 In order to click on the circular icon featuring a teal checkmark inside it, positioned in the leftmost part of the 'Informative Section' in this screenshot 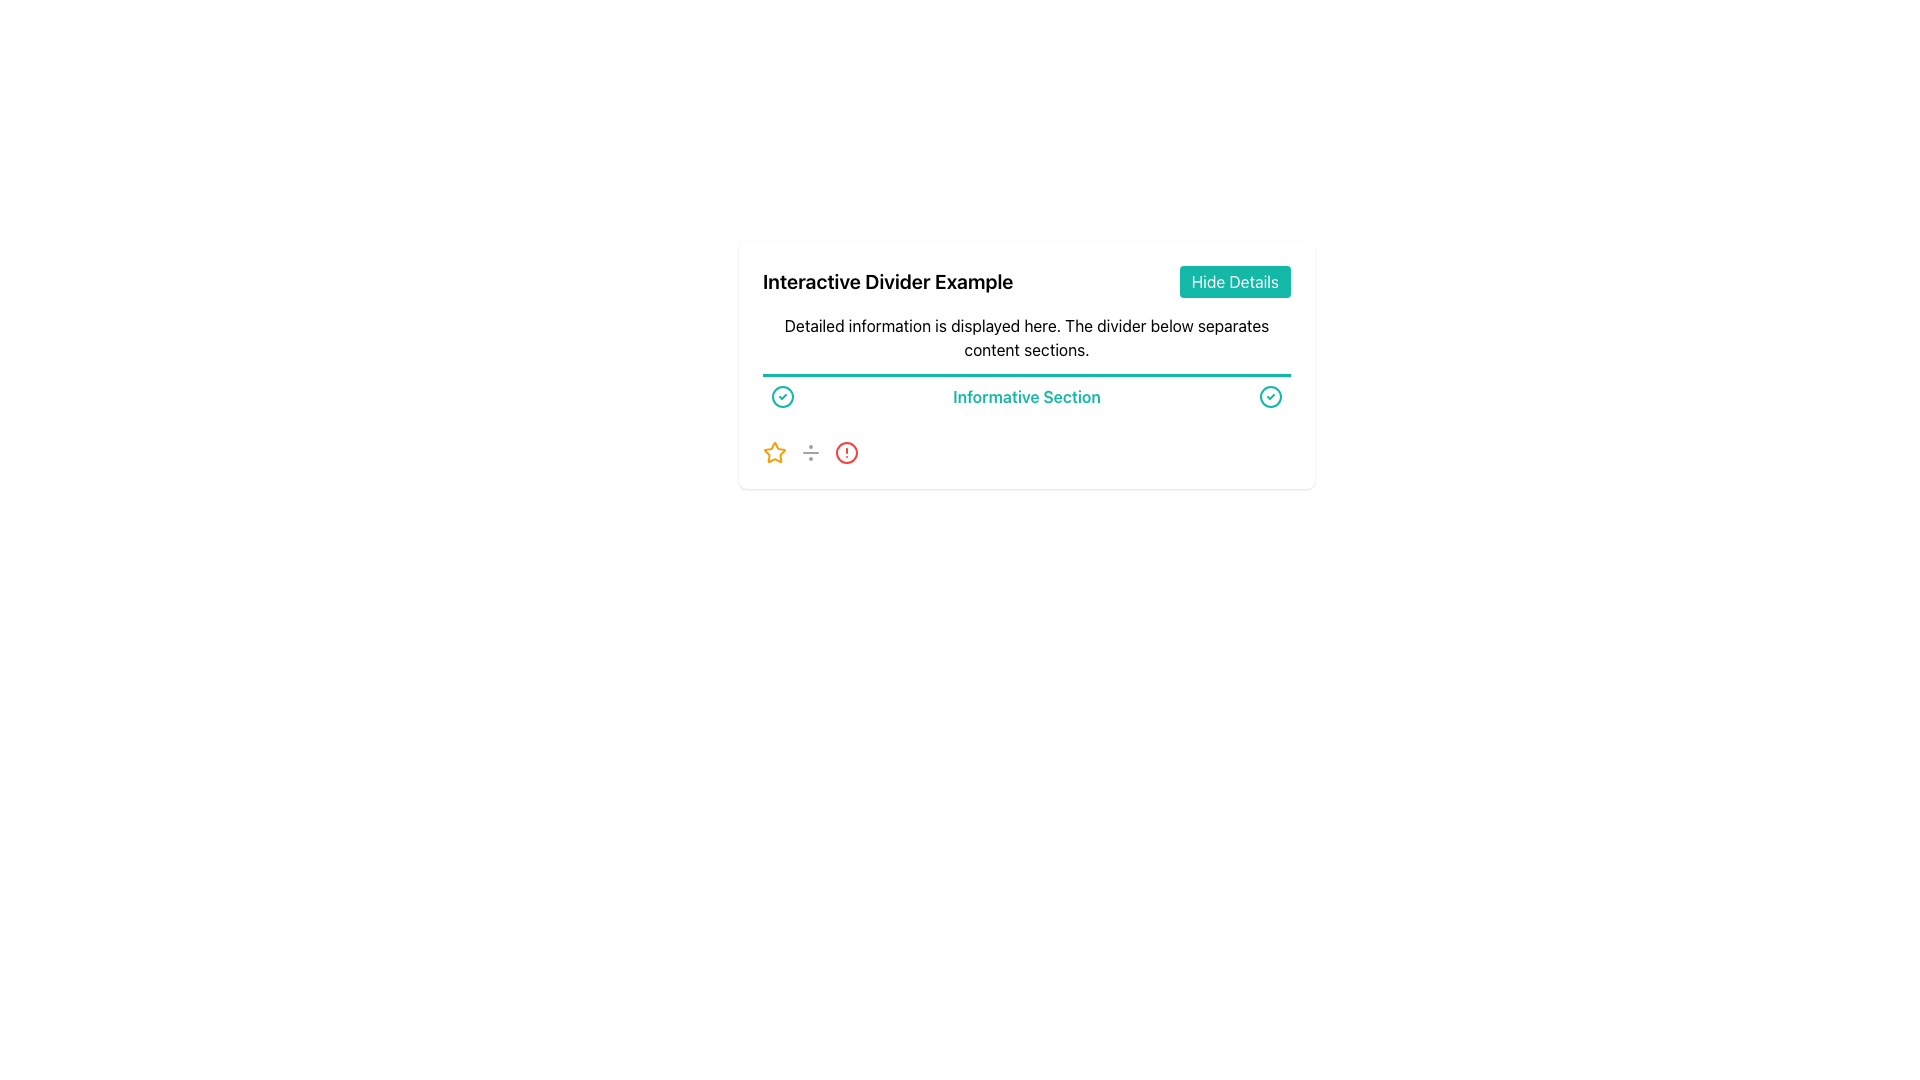, I will do `click(781, 397)`.